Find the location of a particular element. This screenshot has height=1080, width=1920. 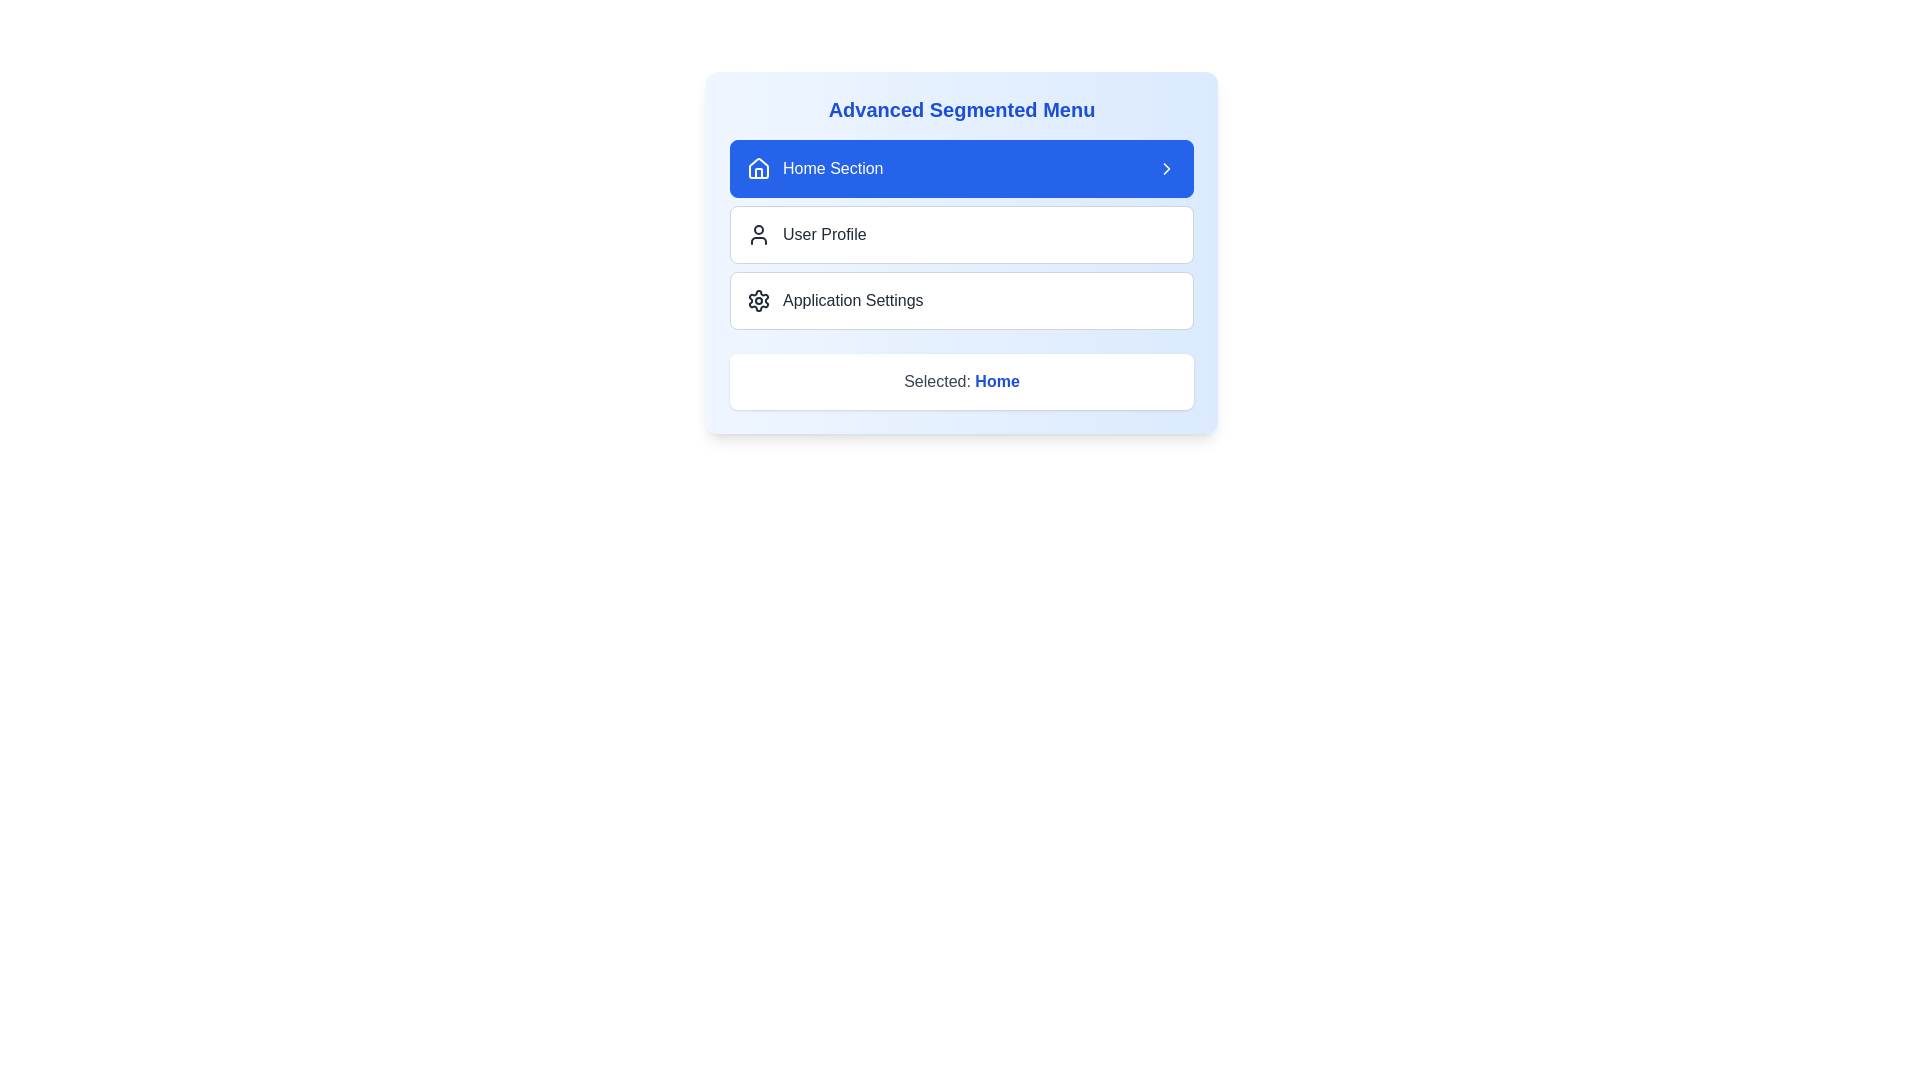

the 'Application Settings' text label in the menu, which is part of an interactive section representing application configurations is located at coordinates (853, 300).